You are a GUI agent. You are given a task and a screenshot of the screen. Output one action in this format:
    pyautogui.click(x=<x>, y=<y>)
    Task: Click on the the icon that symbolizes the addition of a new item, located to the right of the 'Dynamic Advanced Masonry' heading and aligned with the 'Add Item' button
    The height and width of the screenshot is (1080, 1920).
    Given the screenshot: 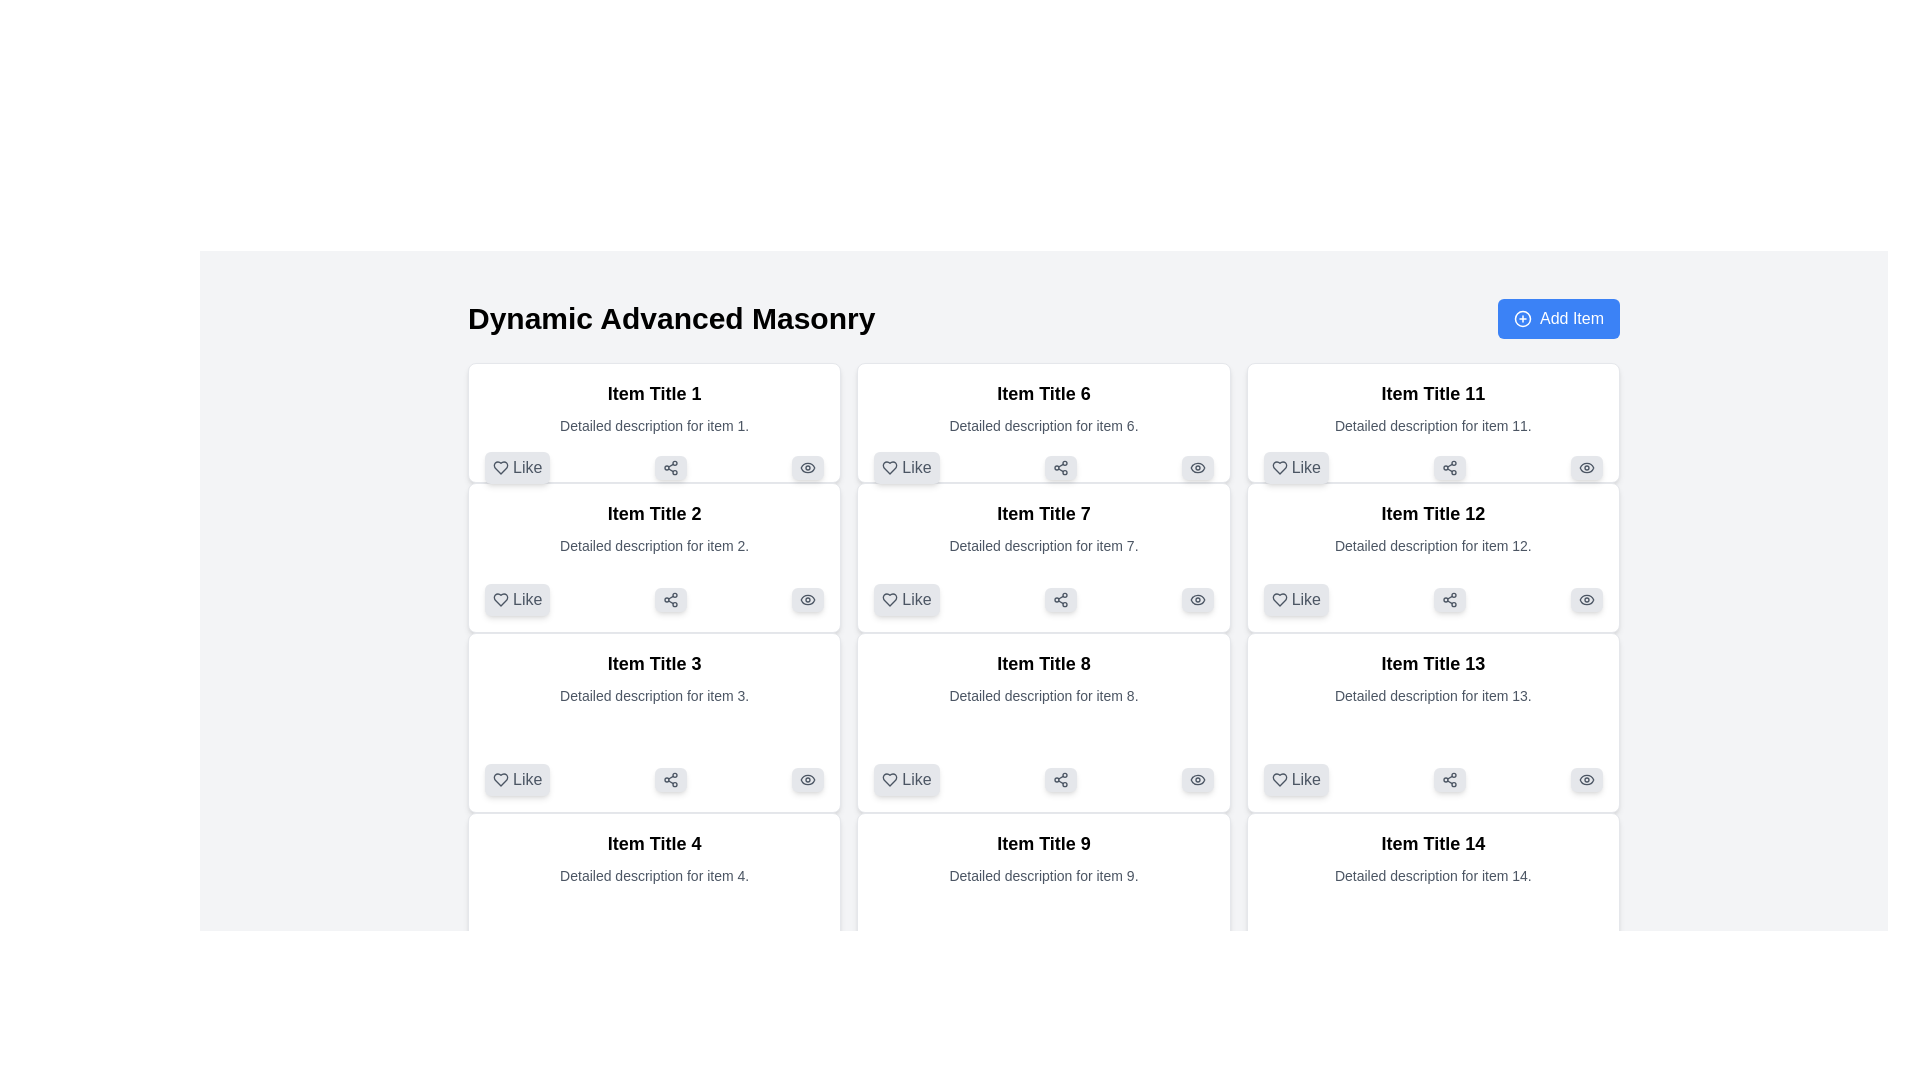 What is the action you would take?
    pyautogui.click(x=1521, y=318)
    